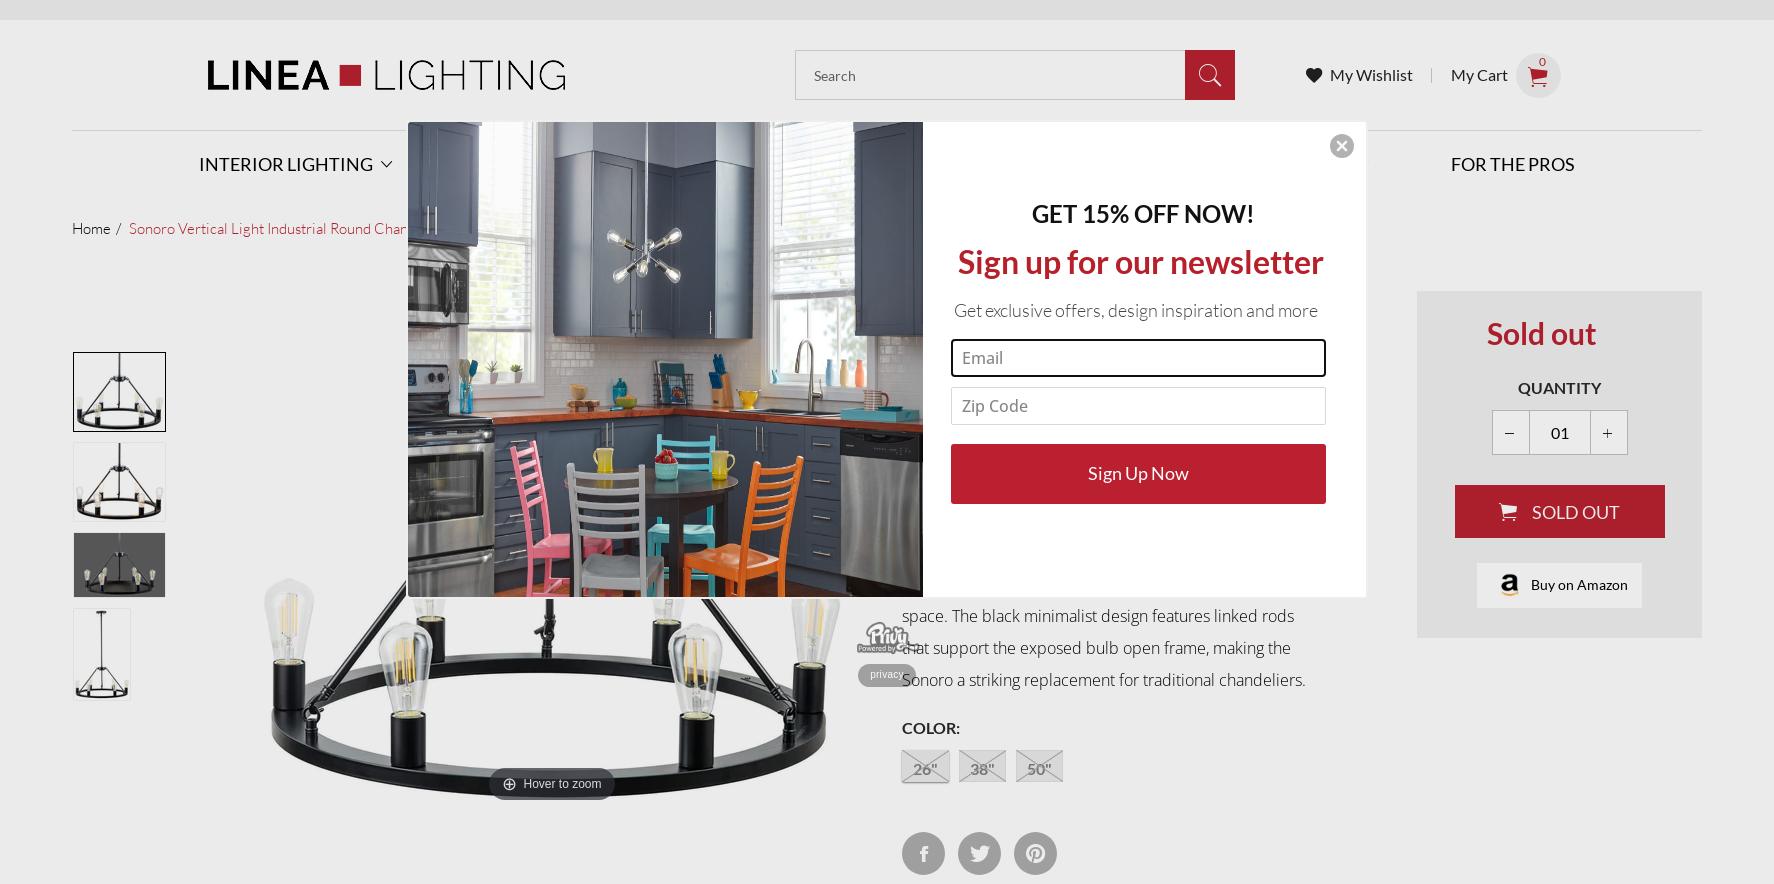 The width and height of the screenshot is (1774, 884). What do you see at coordinates (1319, 330) in the screenshot?
I see `'Room designs'` at bounding box center [1319, 330].